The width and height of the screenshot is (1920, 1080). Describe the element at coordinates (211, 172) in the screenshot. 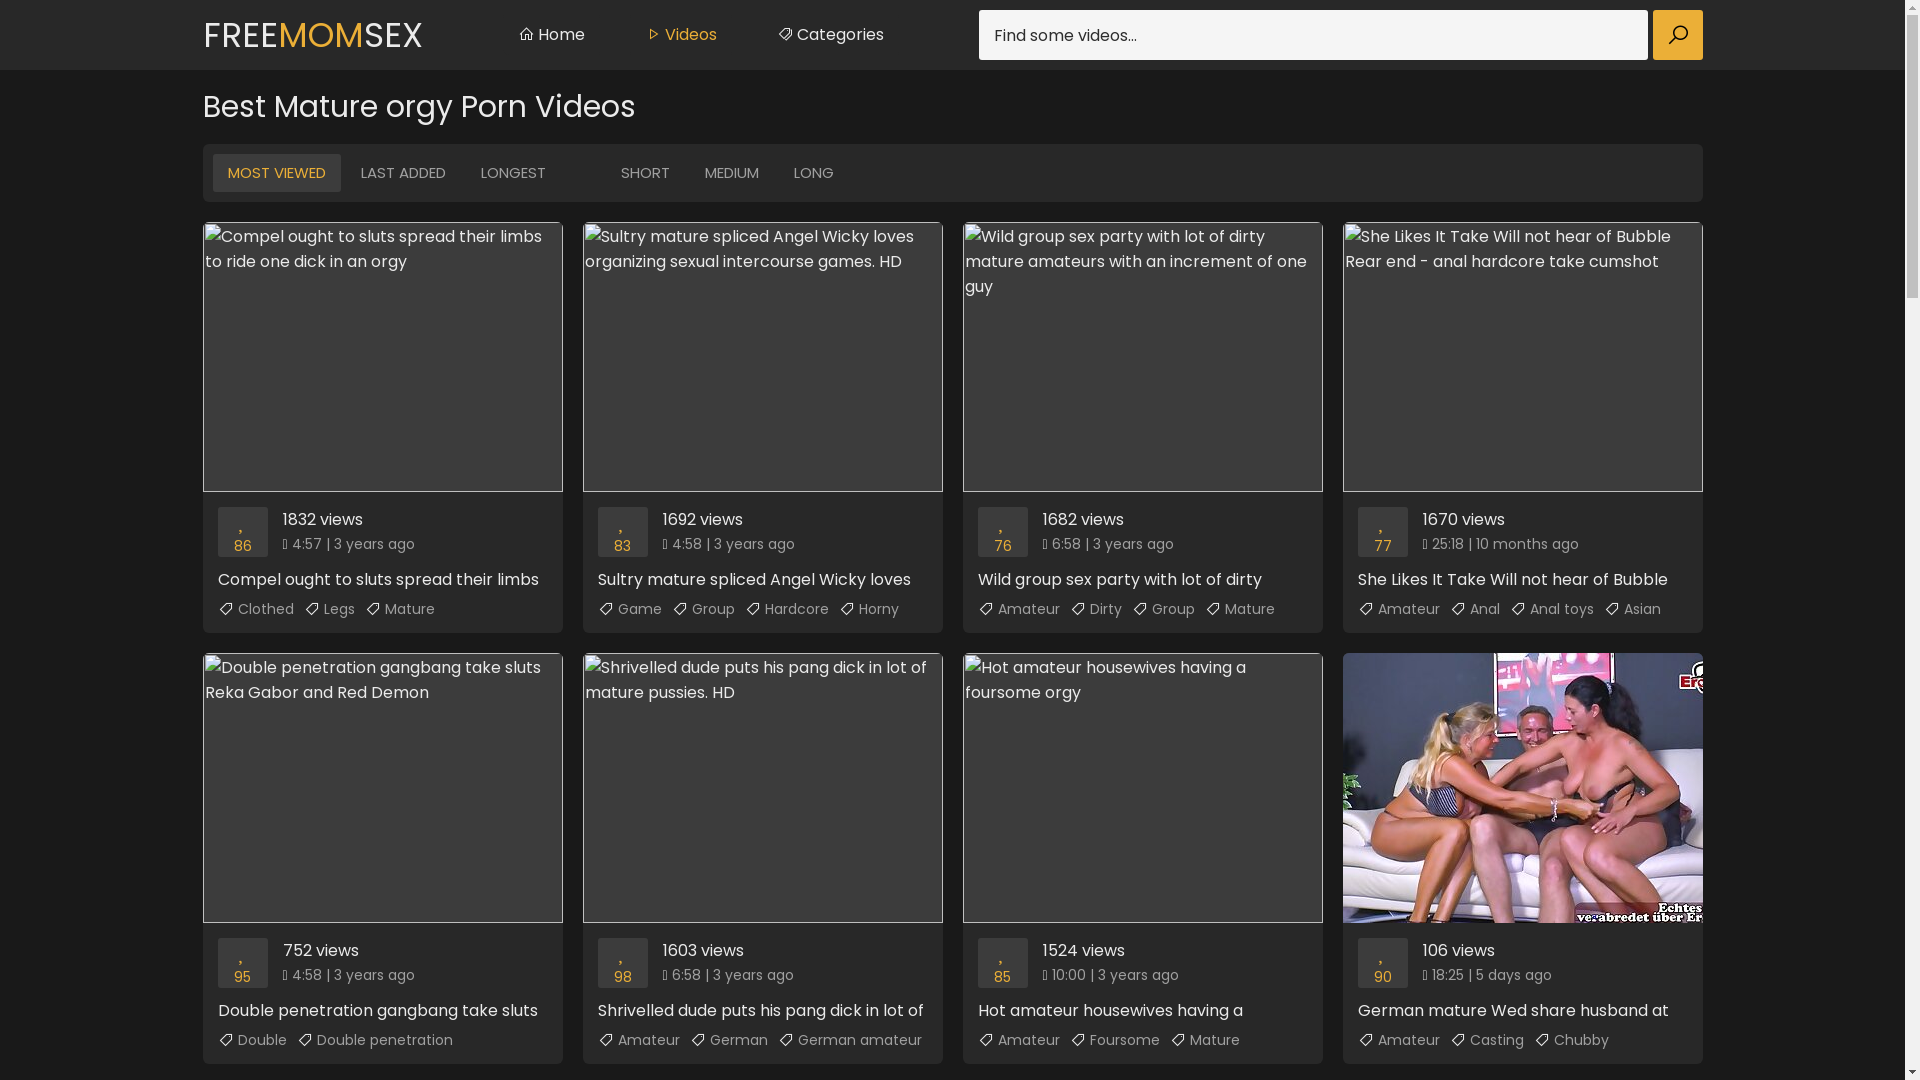

I see `'MOST VIEWED'` at that location.